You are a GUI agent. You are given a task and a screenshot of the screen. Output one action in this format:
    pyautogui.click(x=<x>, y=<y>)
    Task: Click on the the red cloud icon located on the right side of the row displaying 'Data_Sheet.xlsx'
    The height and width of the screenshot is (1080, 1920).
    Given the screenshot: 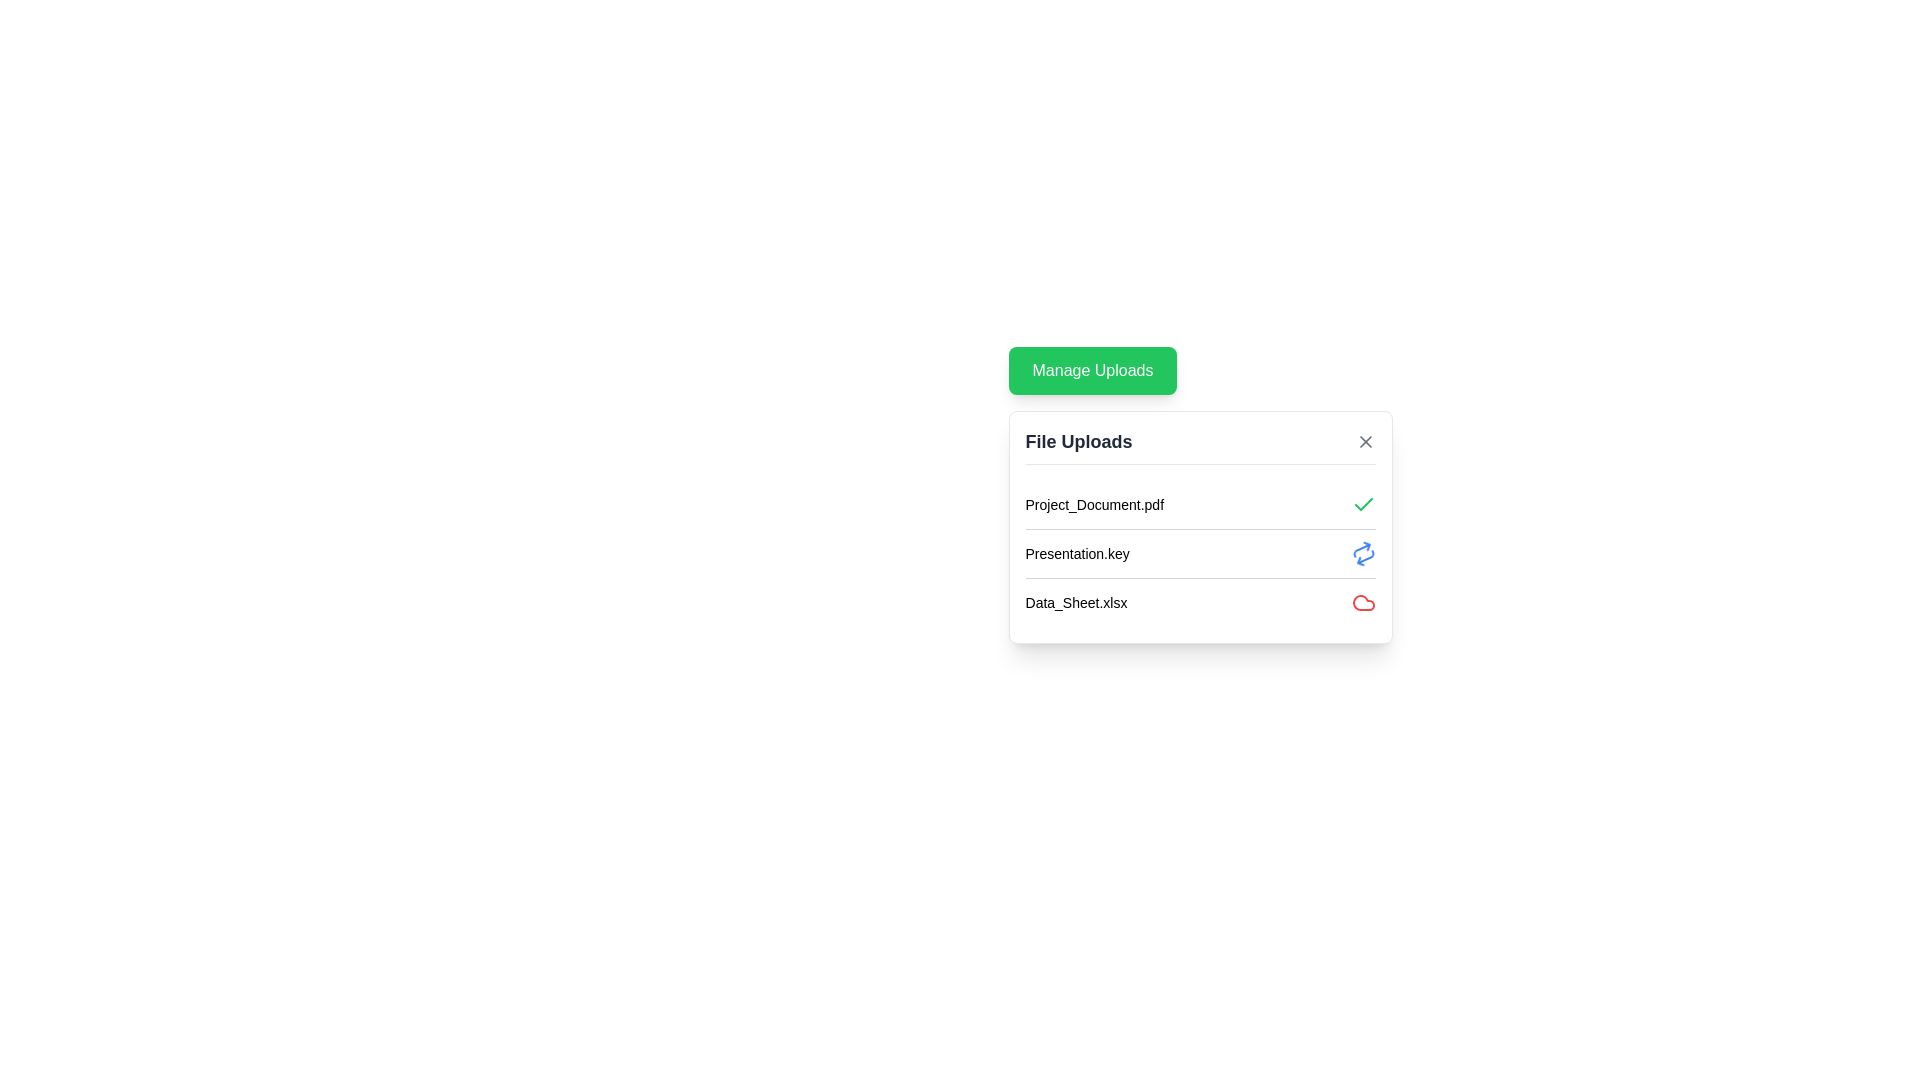 What is the action you would take?
    pyautogui.click(x=1362, y=601)
    